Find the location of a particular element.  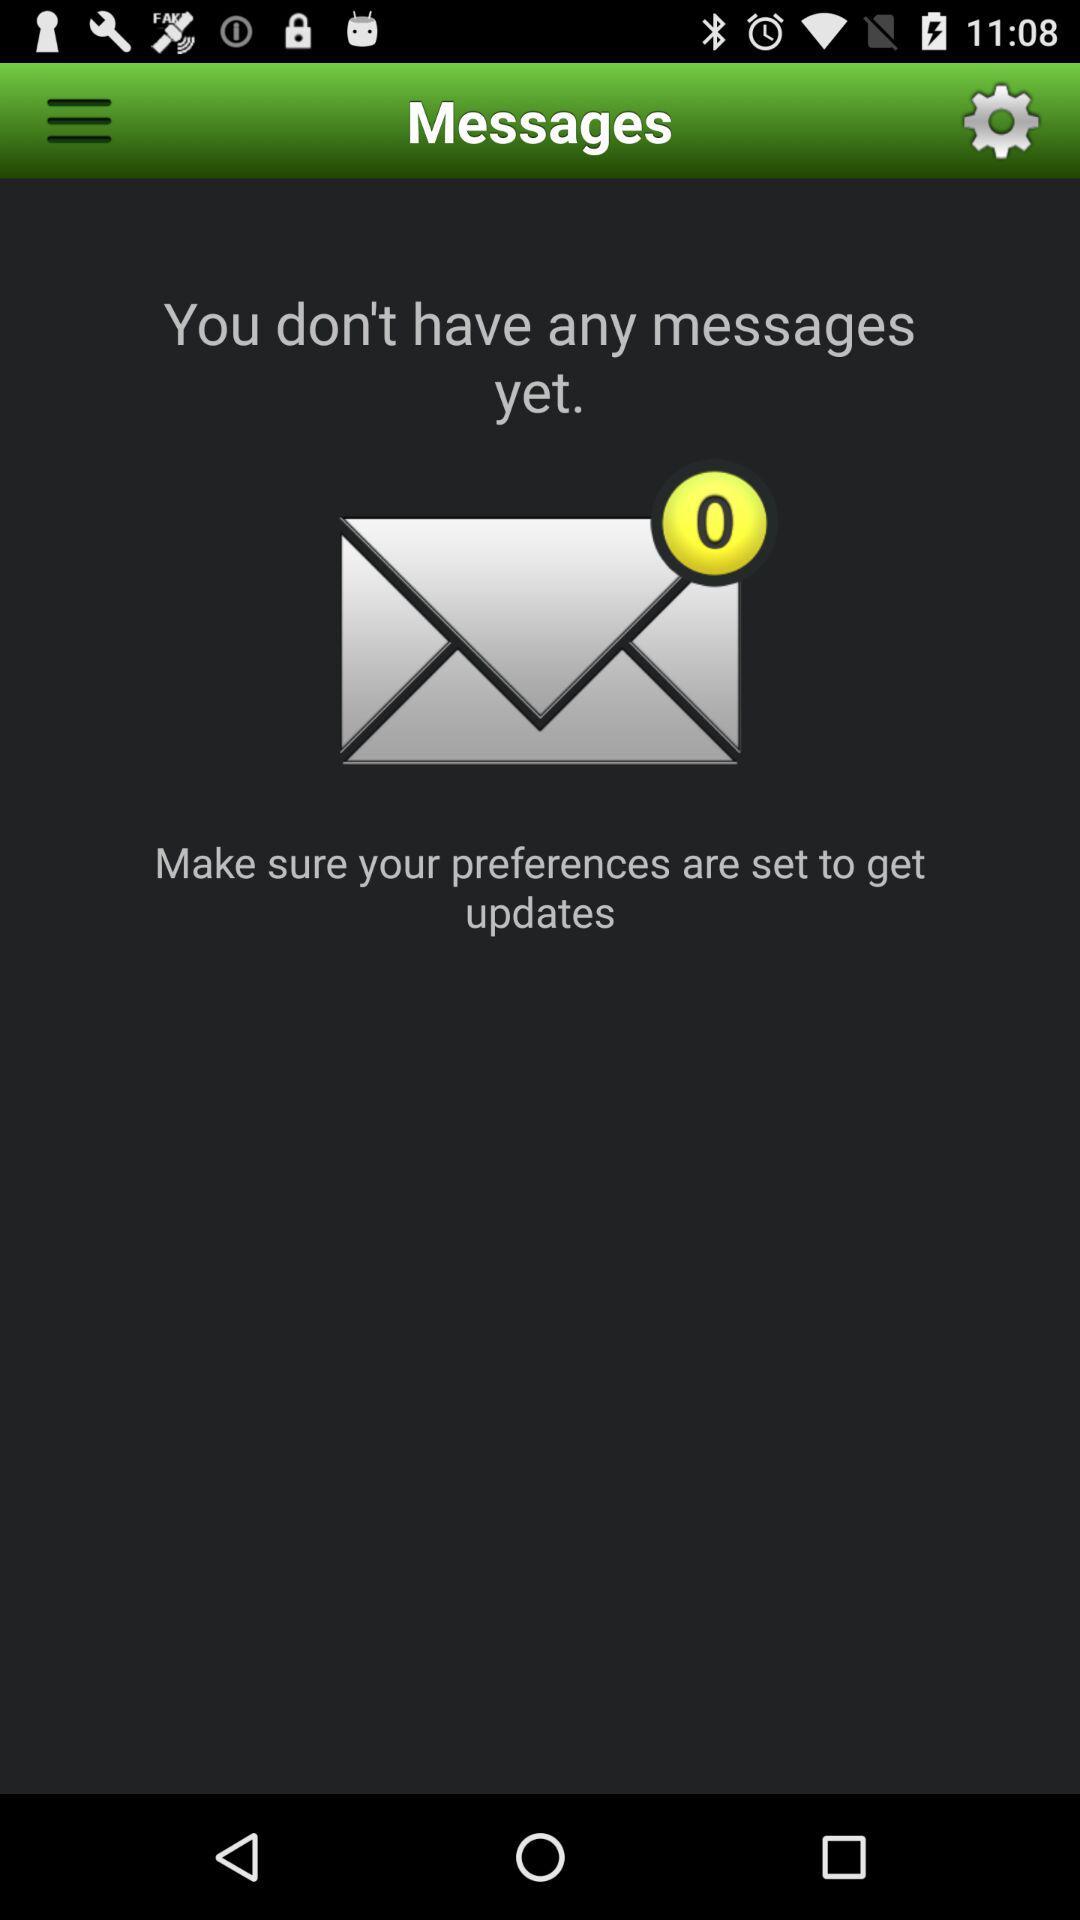

the icon at the top right corner is located at coordinates (1001, 119).